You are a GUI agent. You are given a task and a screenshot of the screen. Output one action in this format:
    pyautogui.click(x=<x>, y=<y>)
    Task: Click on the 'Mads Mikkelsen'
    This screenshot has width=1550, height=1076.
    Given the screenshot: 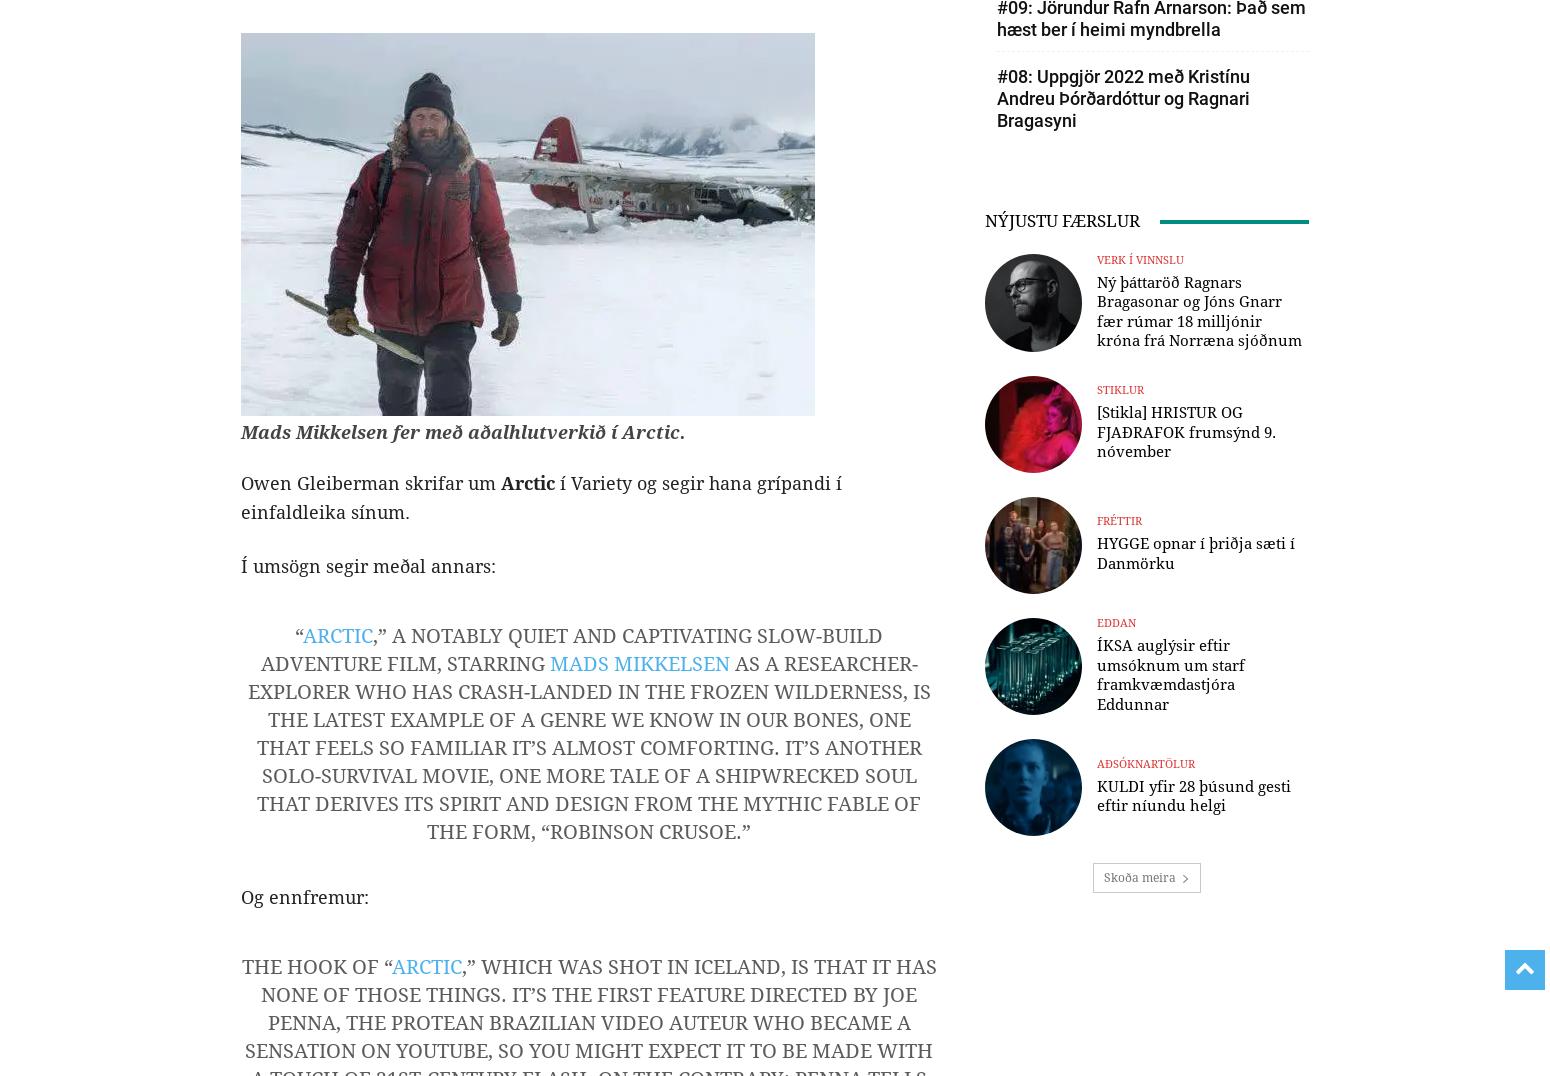 What is the action you would take?
    pyautogui.click(x=638, y=662)
    